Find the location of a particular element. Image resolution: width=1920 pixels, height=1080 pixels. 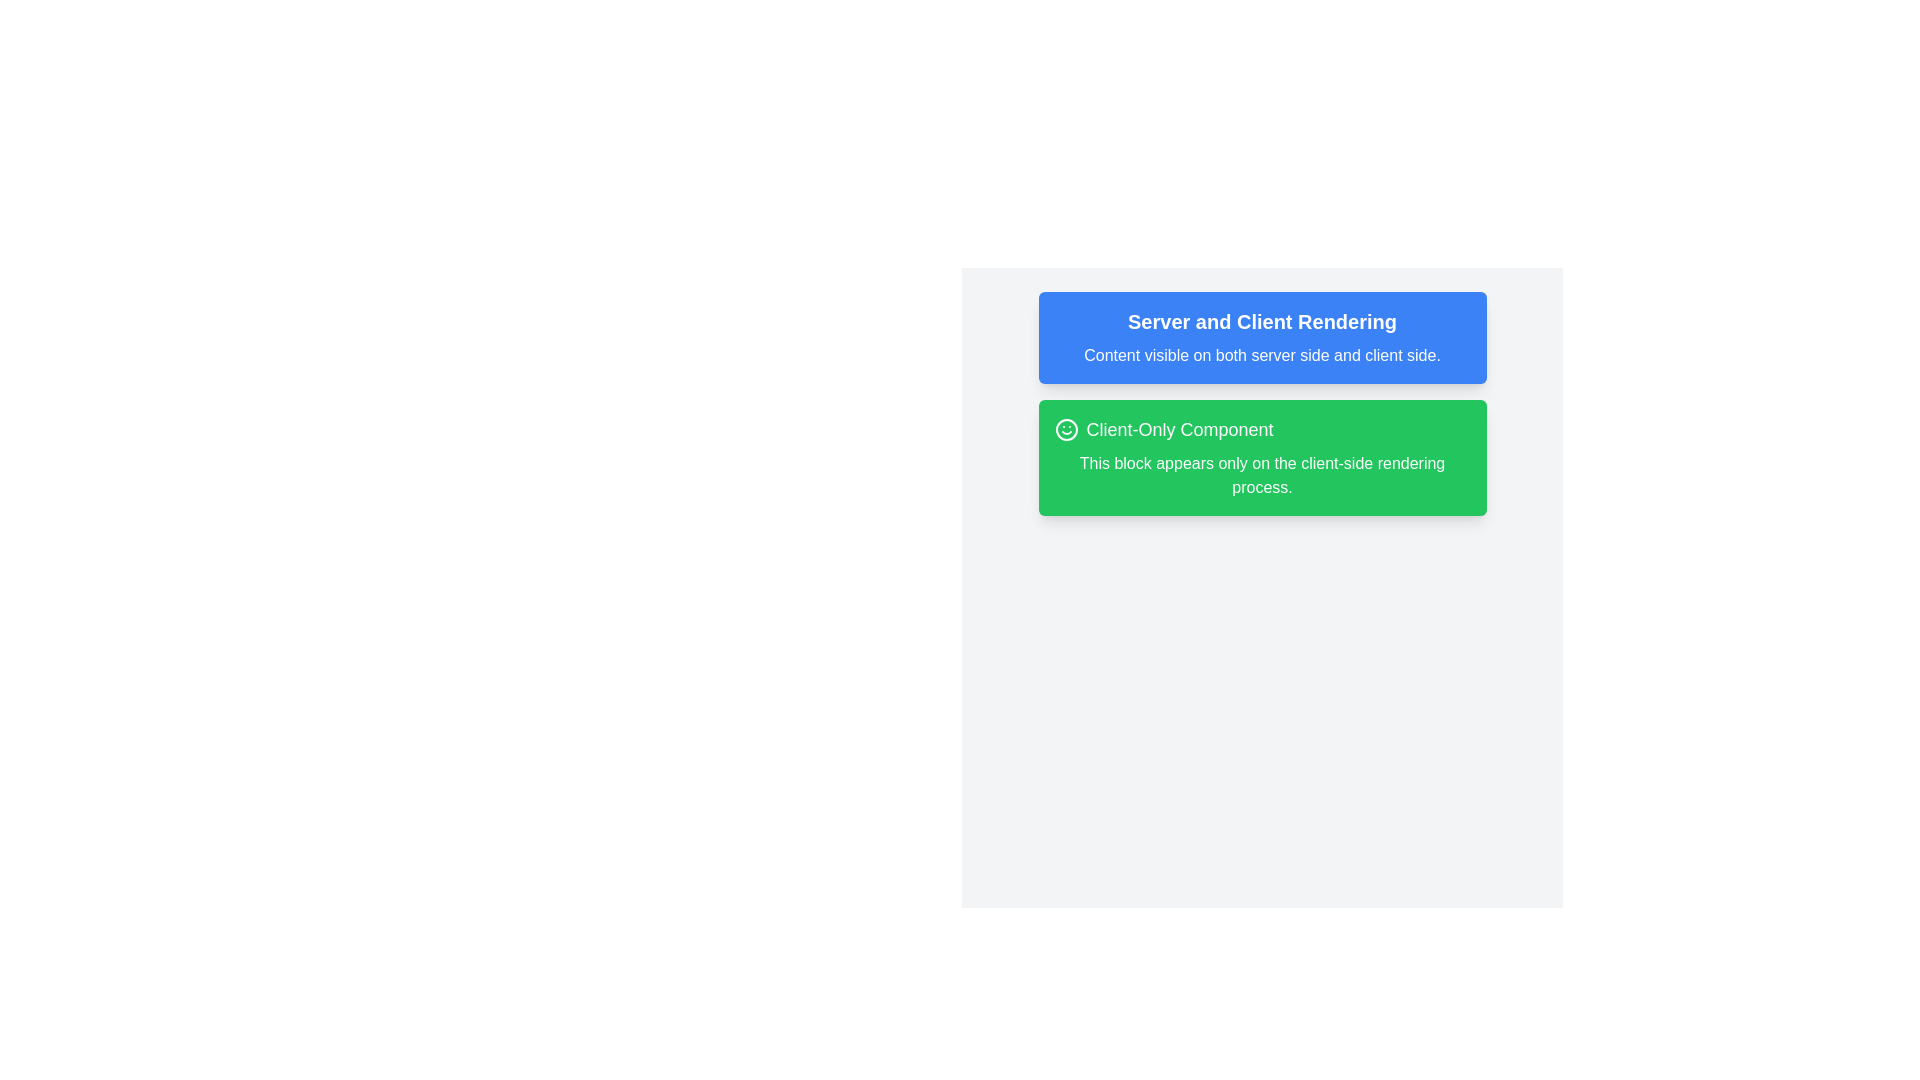

information displayed in the green informational block titled 'Client-Only Component' with a white smiley face icon located to the left of the title is located at coordinates (1261, 458).